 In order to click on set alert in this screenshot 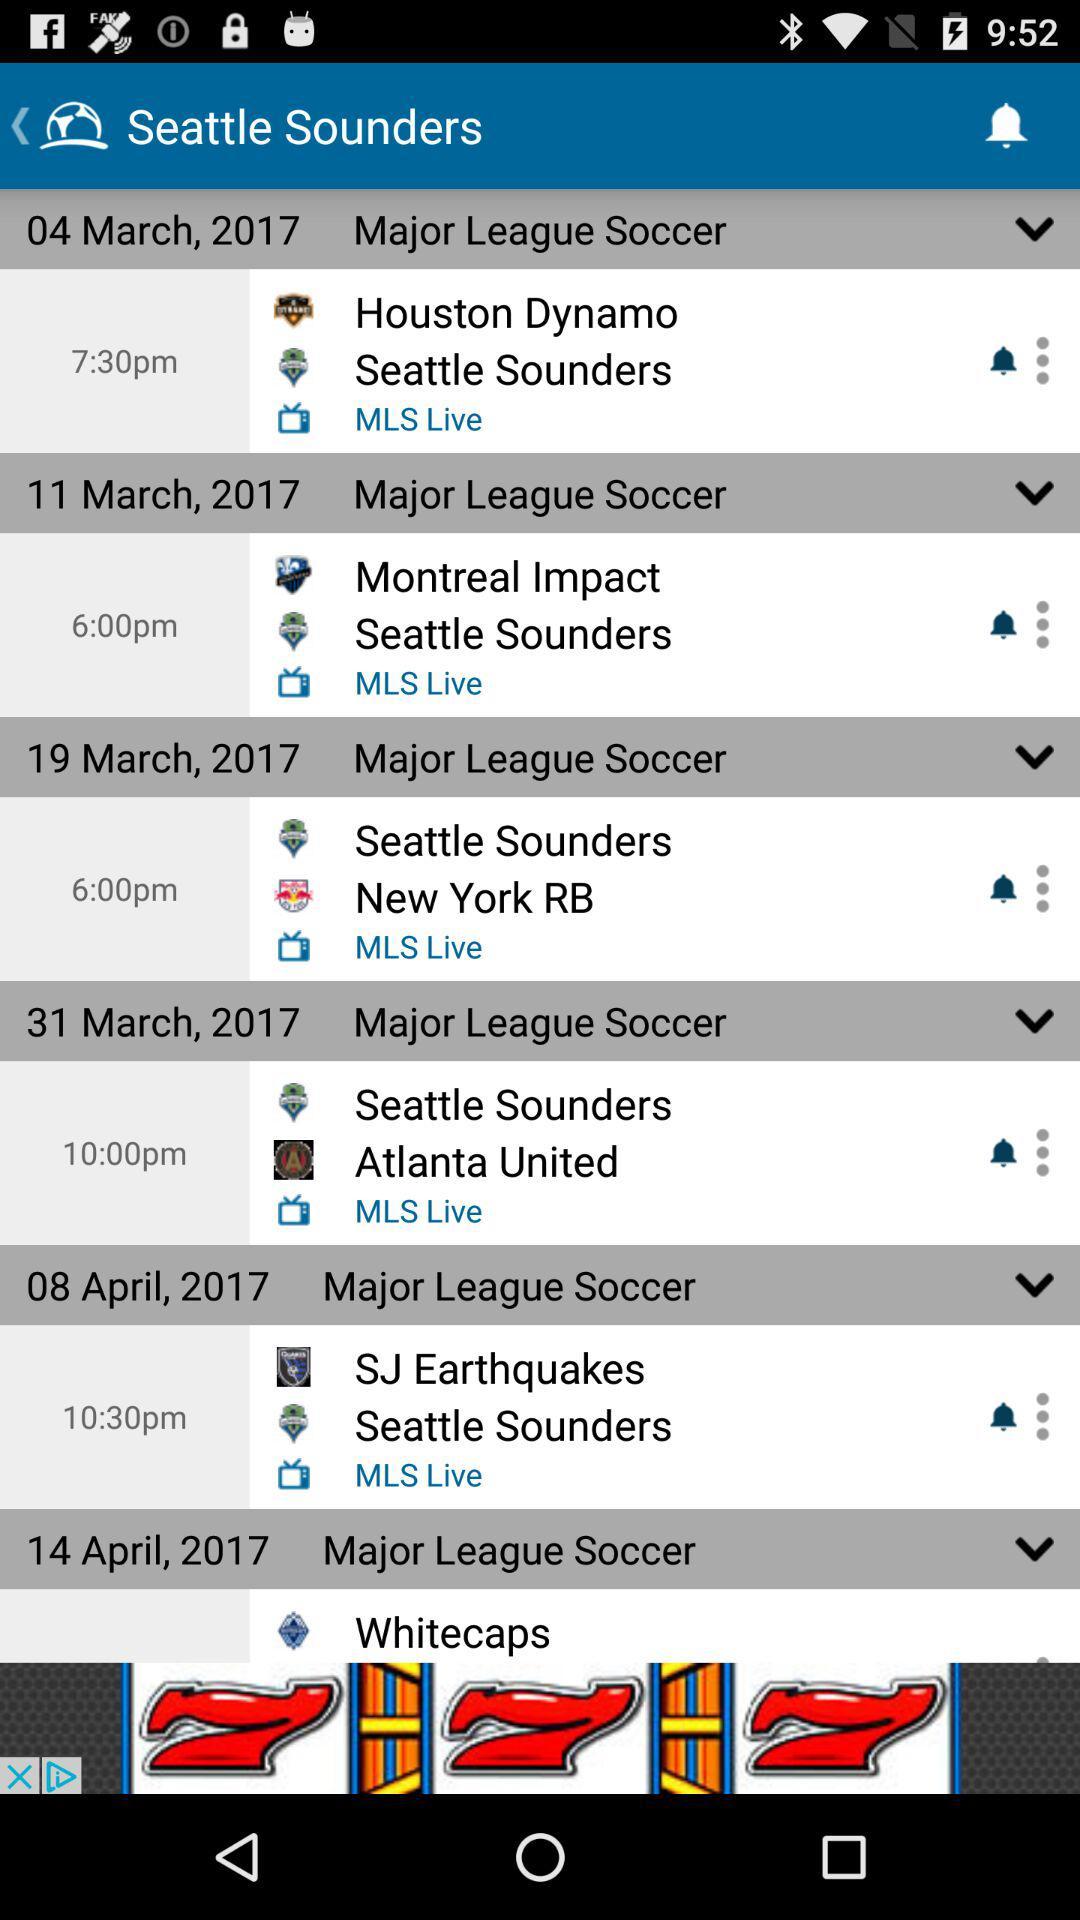, I will do `click(1035, 623)`.